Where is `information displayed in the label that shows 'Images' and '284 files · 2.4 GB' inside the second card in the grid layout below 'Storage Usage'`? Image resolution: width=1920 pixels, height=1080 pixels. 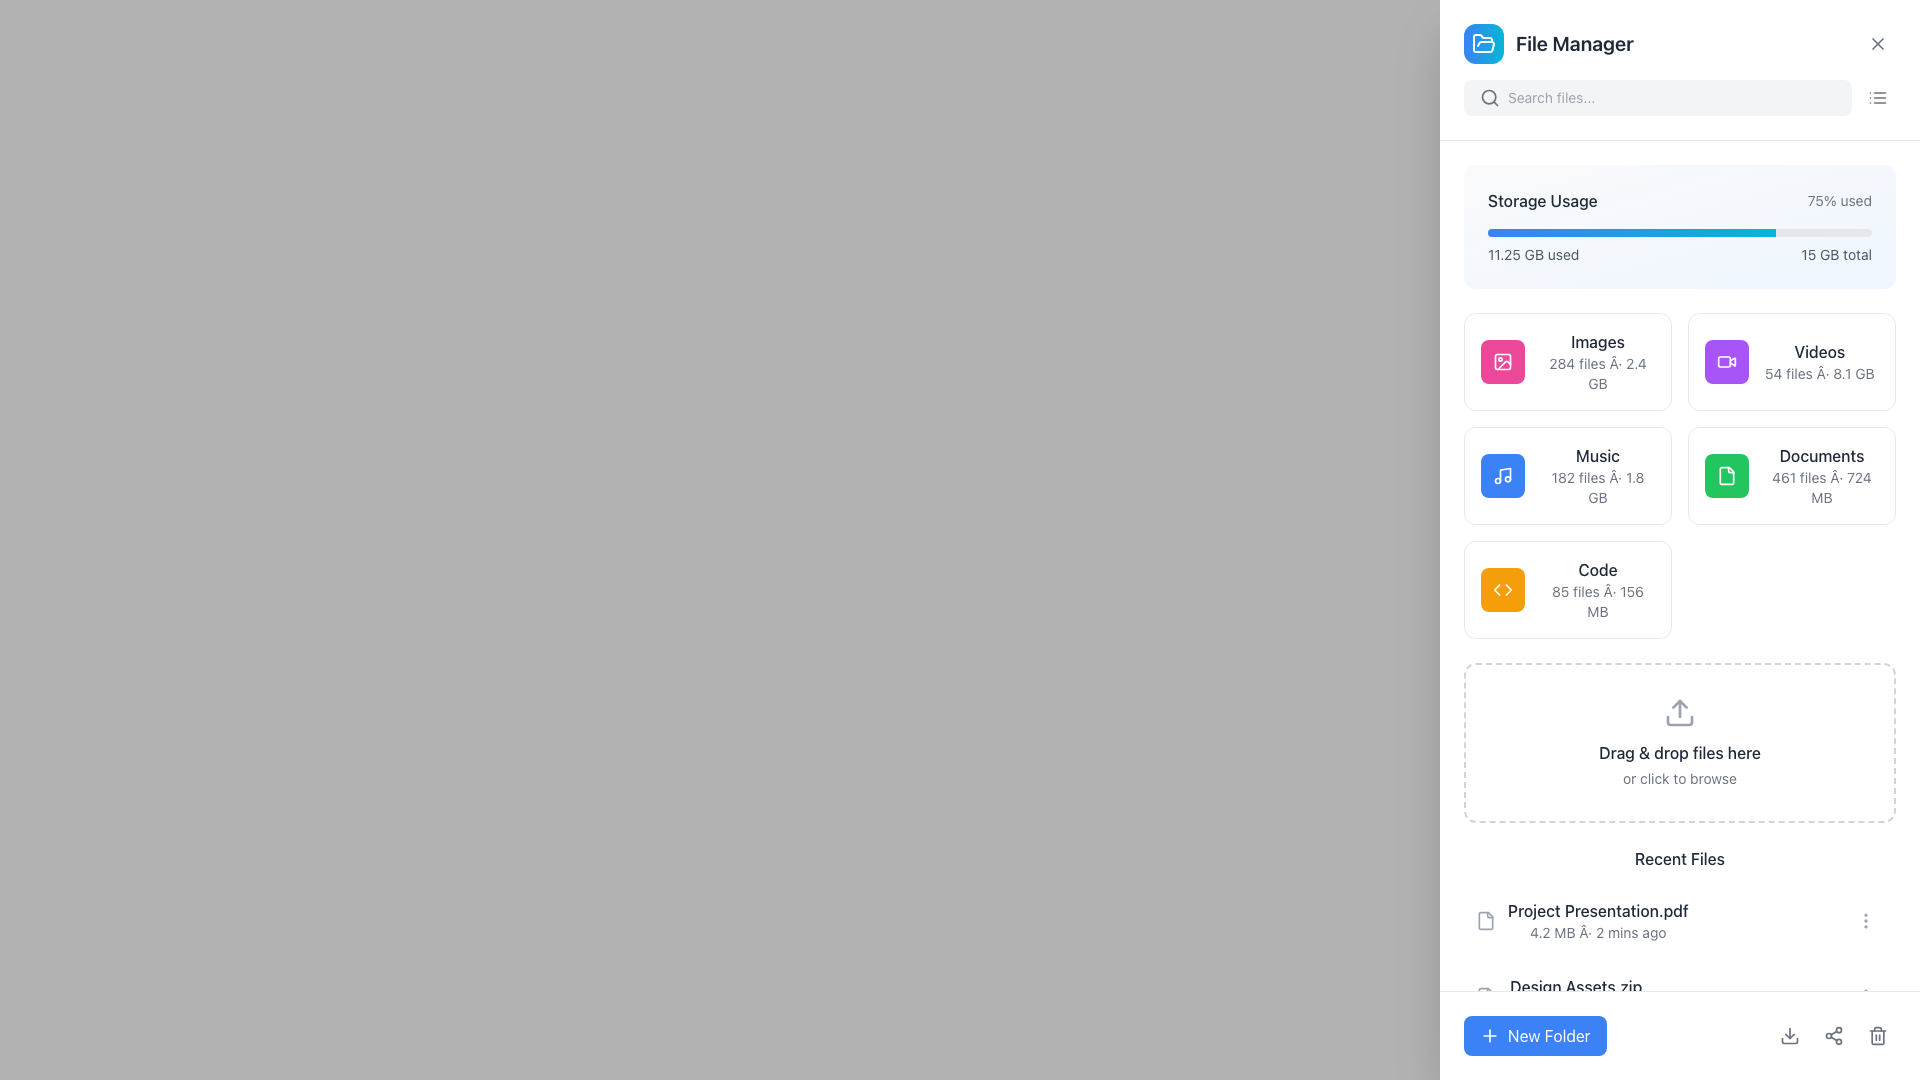
information displayed in the label that shows 'Images' and '284 files · 2.4 GB' inside the second card in the grid layout below 'Storage Usage' is located at coordinates (1597, 362).